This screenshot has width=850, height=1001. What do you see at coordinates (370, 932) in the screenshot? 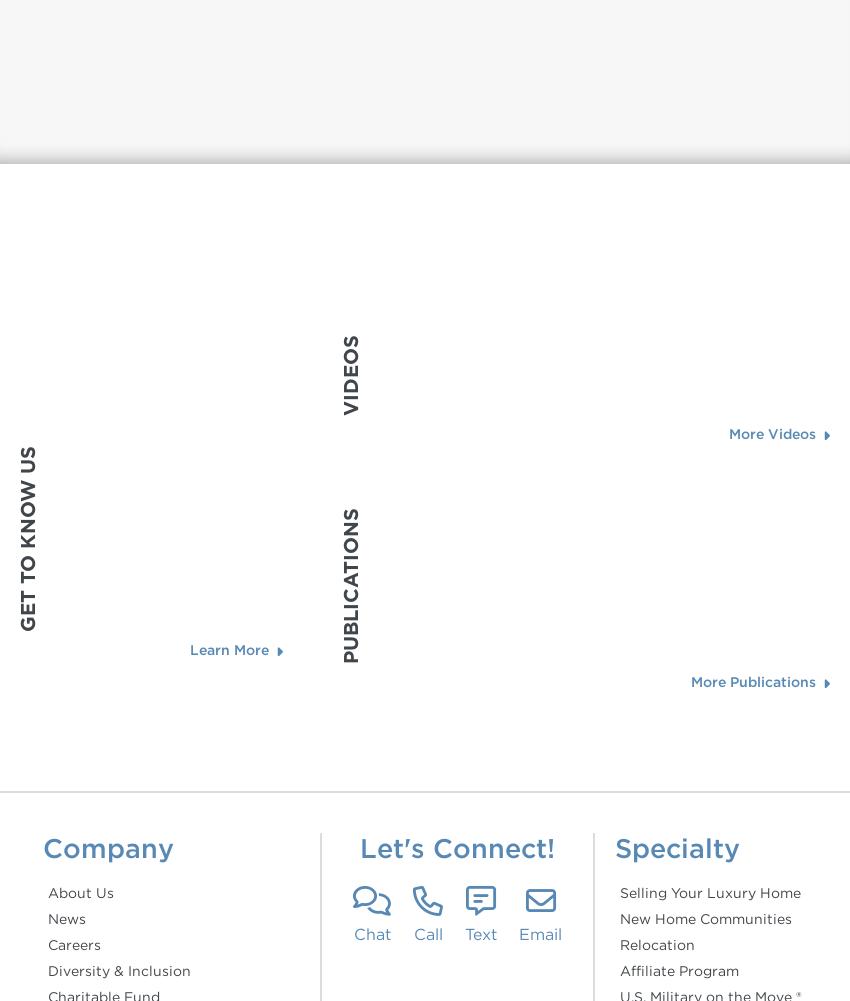
I see `'Chat'` at bounding box center [370, 932].